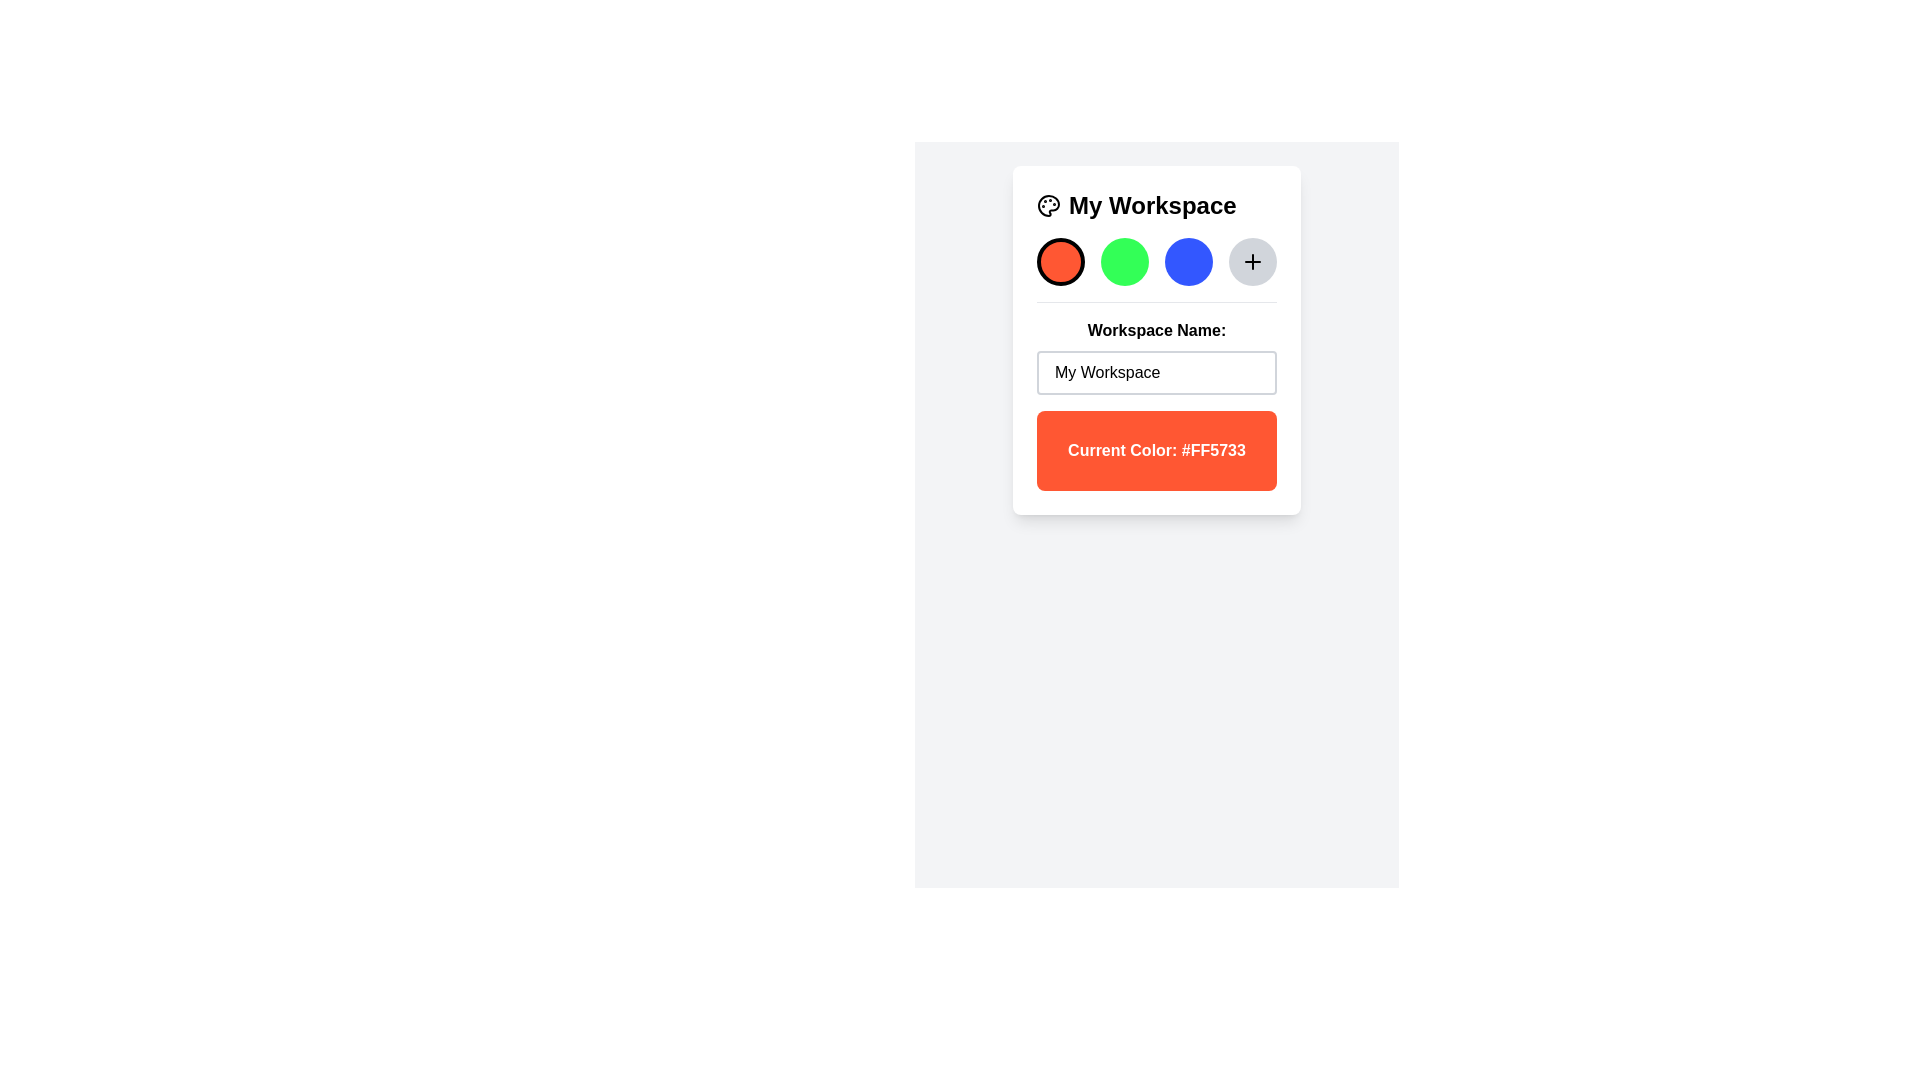 Image resolution: width=1920 pixels, height=1080 pixels. Describe the element at coordinates (1189, 261) in the screenshot. I see `the third button in a horizontal row of four buttons` at that location.